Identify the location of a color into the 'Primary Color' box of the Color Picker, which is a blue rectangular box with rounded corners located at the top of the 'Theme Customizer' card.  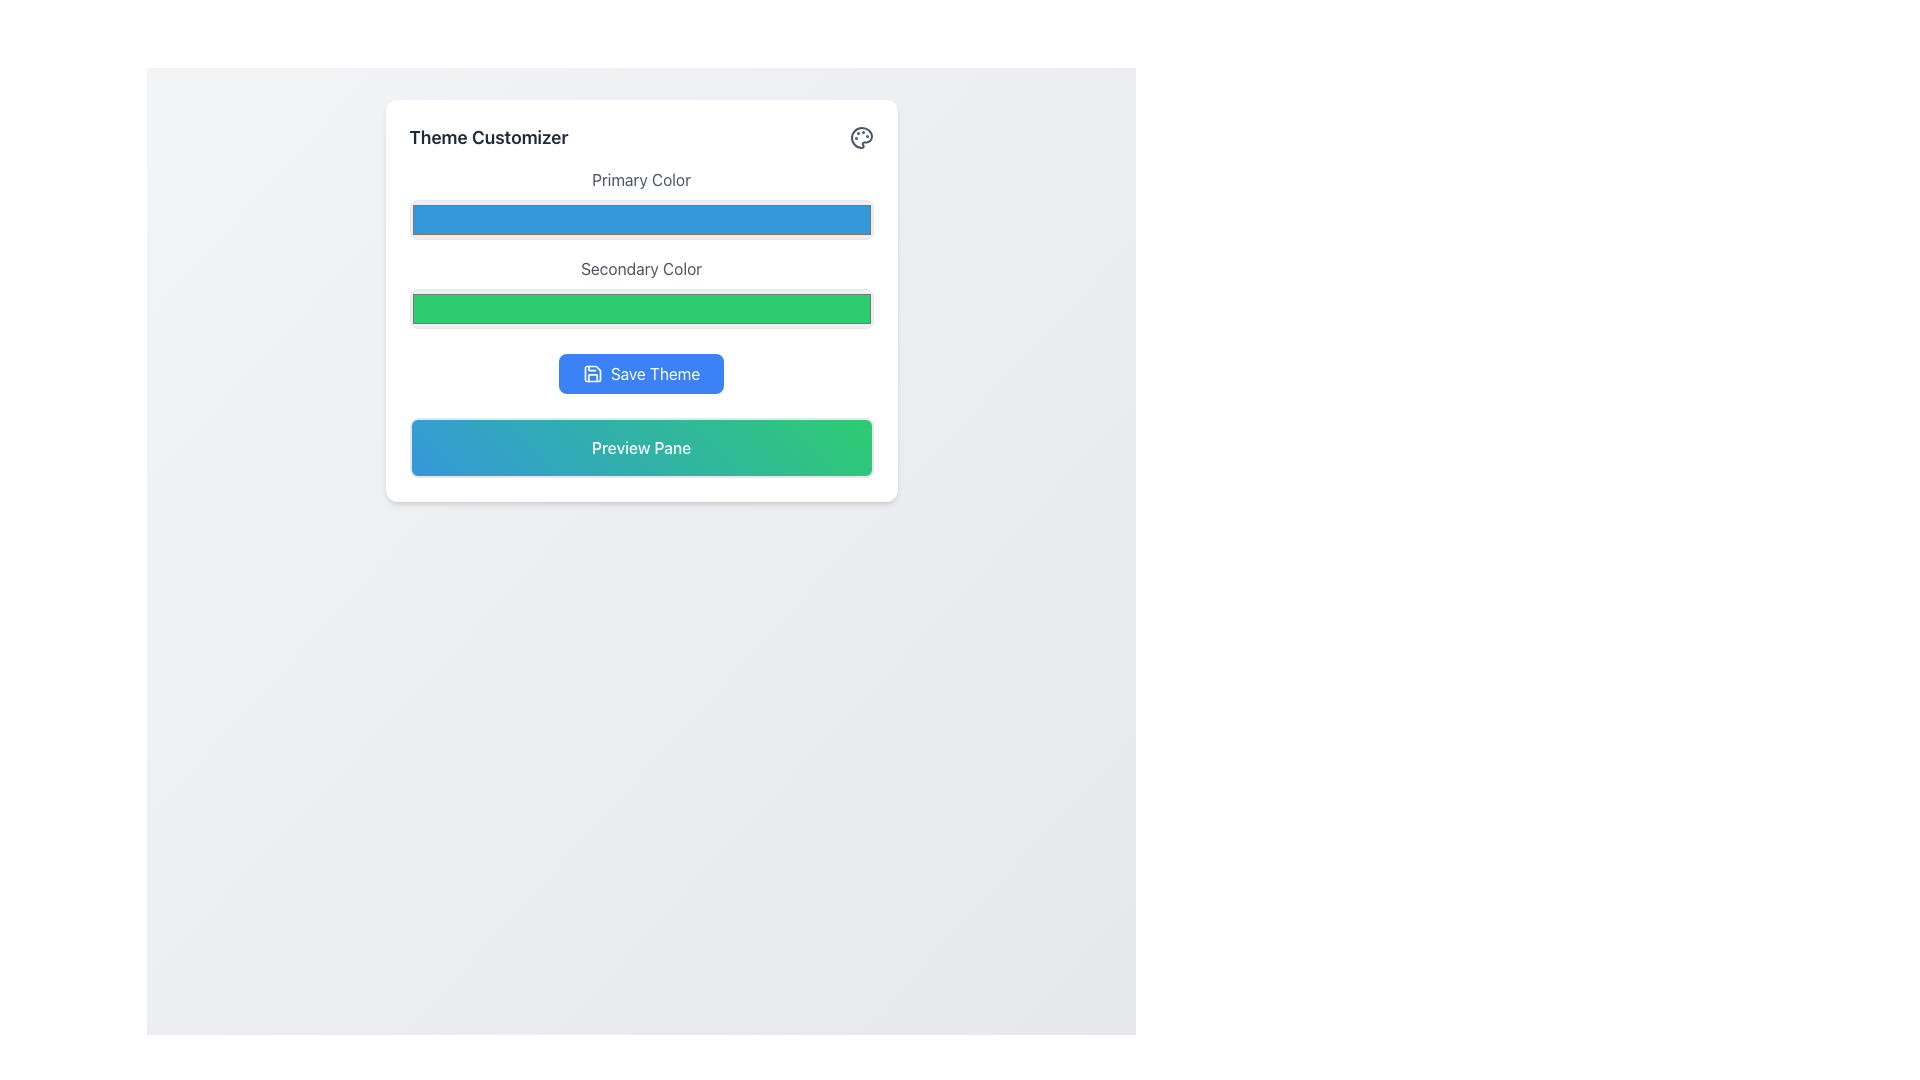
(641, 204).